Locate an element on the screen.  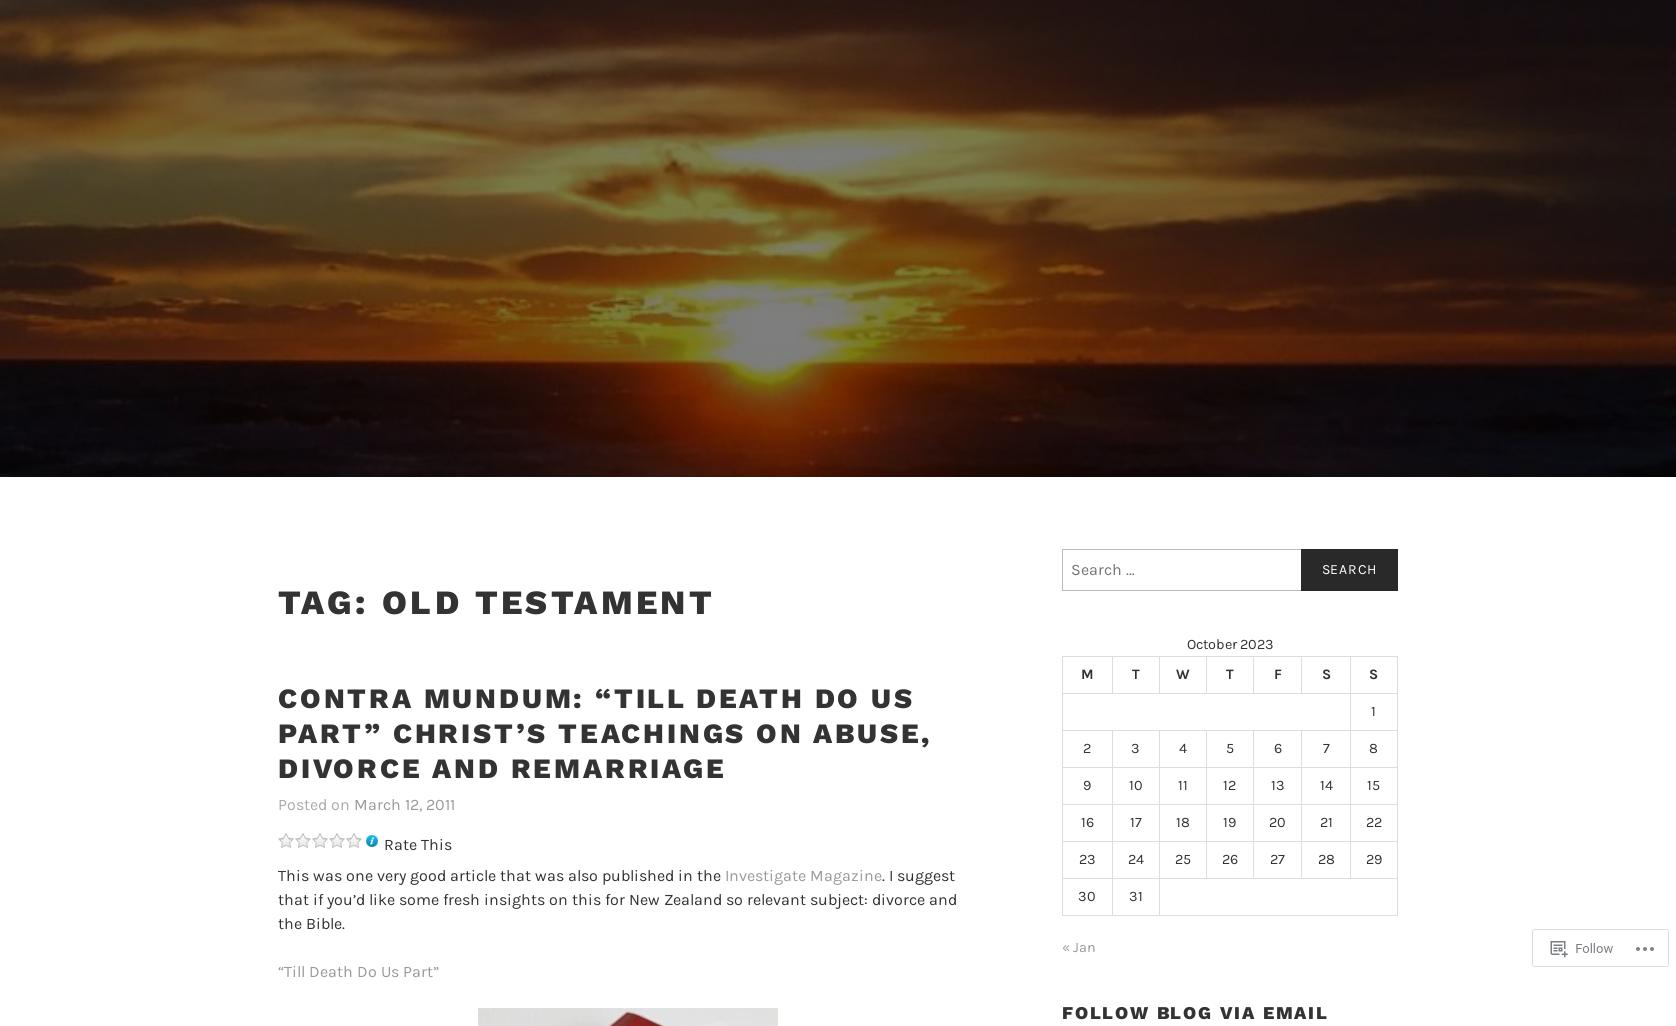
'27' is located at coordinates (1277, 858).